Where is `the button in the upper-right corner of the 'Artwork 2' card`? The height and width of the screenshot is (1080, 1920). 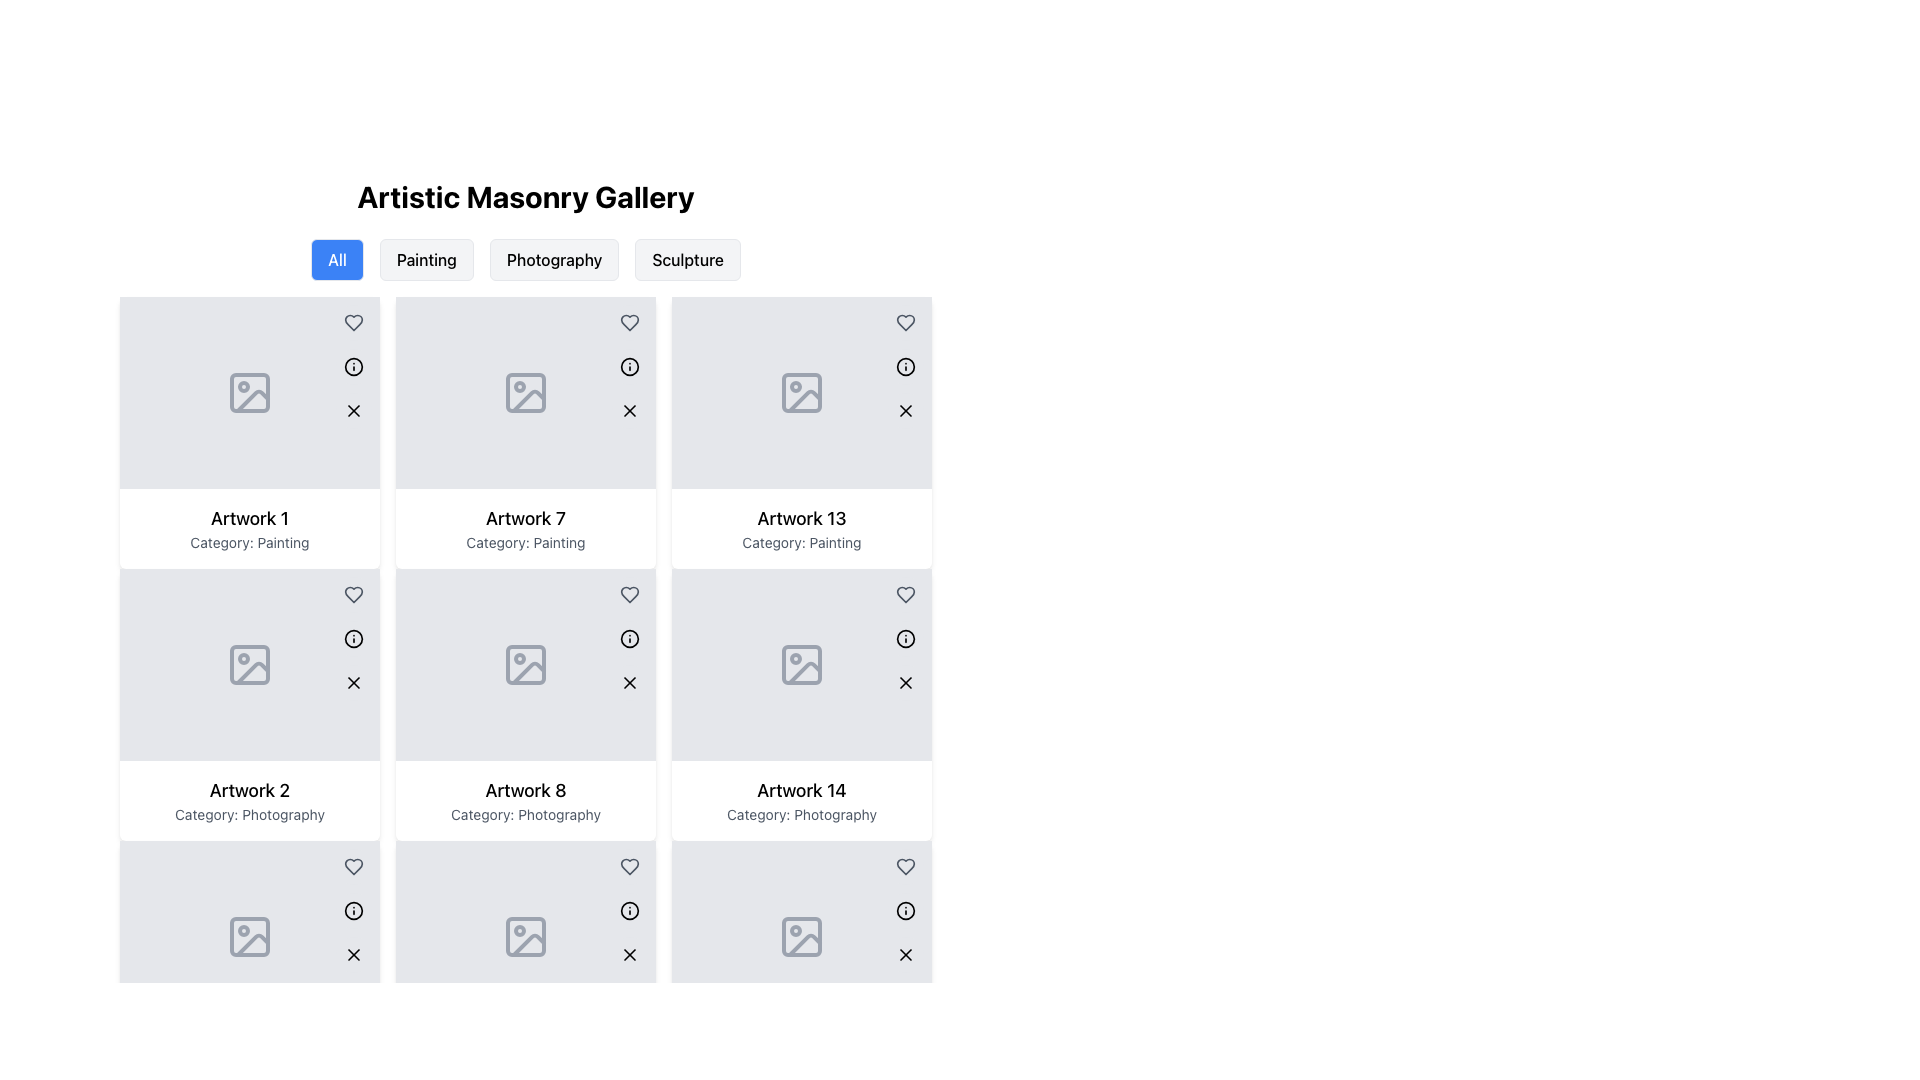 the button in the upper-right corner of the 'Artwork 2' card is located at coordinates (354, 639).